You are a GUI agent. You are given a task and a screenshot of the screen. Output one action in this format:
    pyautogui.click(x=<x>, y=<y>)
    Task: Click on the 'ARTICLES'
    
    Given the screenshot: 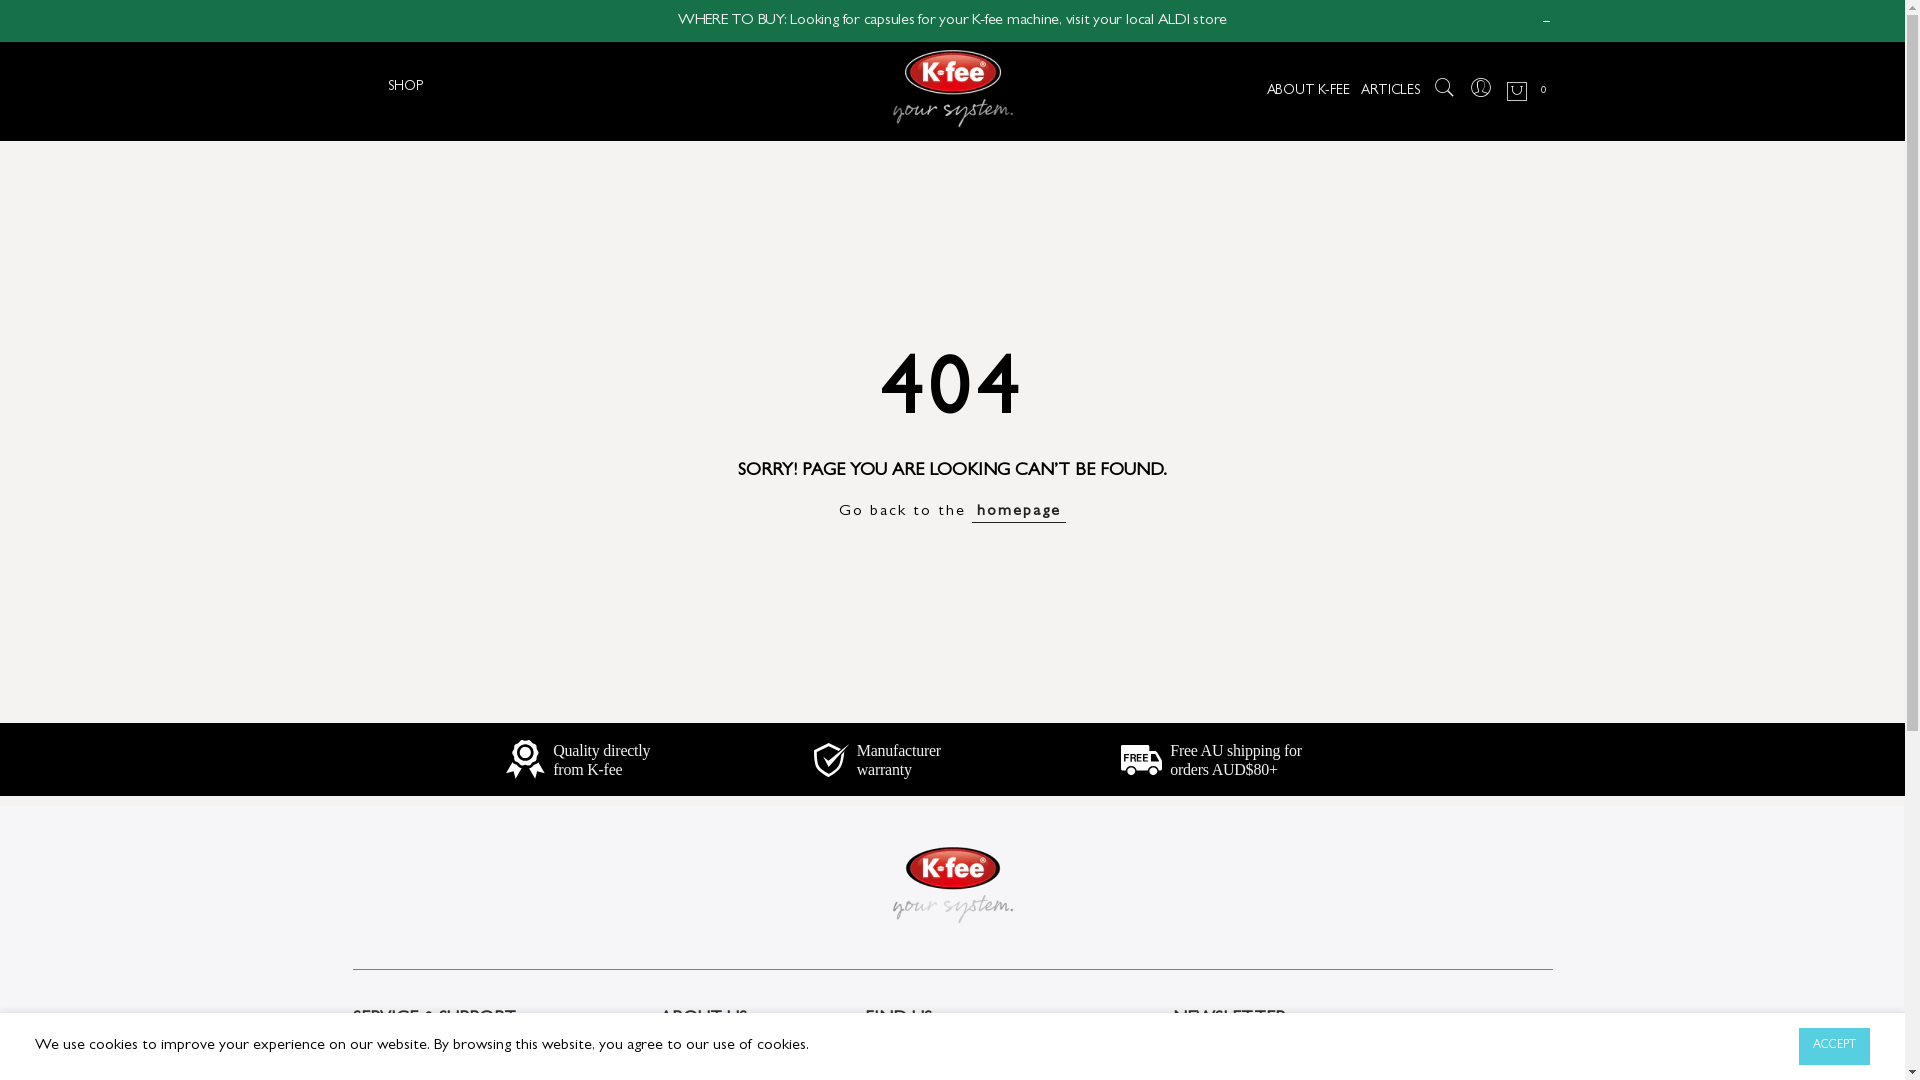 What is the action you would take?
    pyautogui.click(x=1389, y=92)
    